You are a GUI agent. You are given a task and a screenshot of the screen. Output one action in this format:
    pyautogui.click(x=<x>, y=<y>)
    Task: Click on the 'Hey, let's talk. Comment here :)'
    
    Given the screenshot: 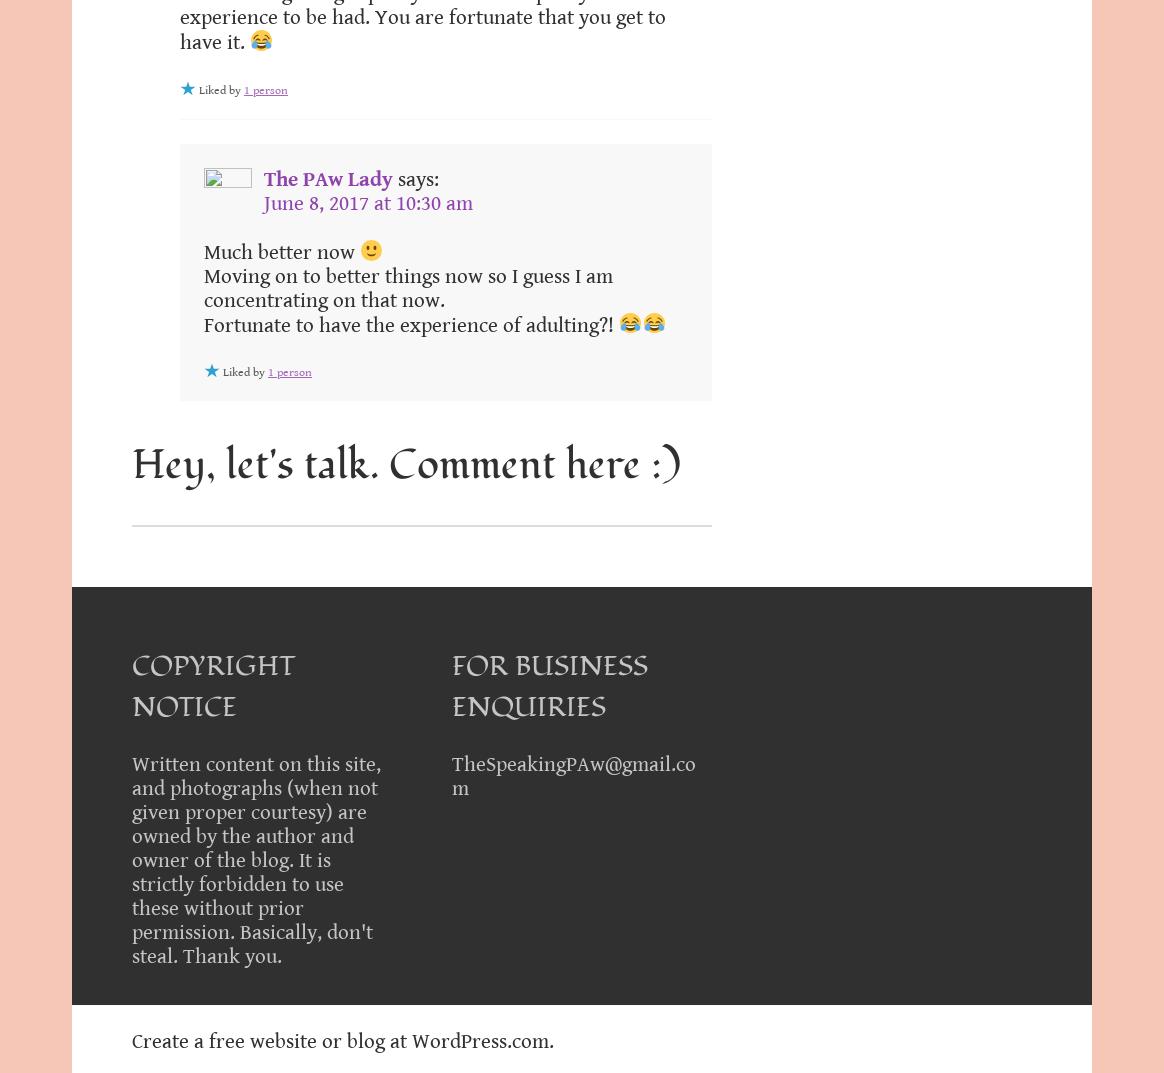 What is the action you would take?
    pyautogui.click(x=406, y=465)
    